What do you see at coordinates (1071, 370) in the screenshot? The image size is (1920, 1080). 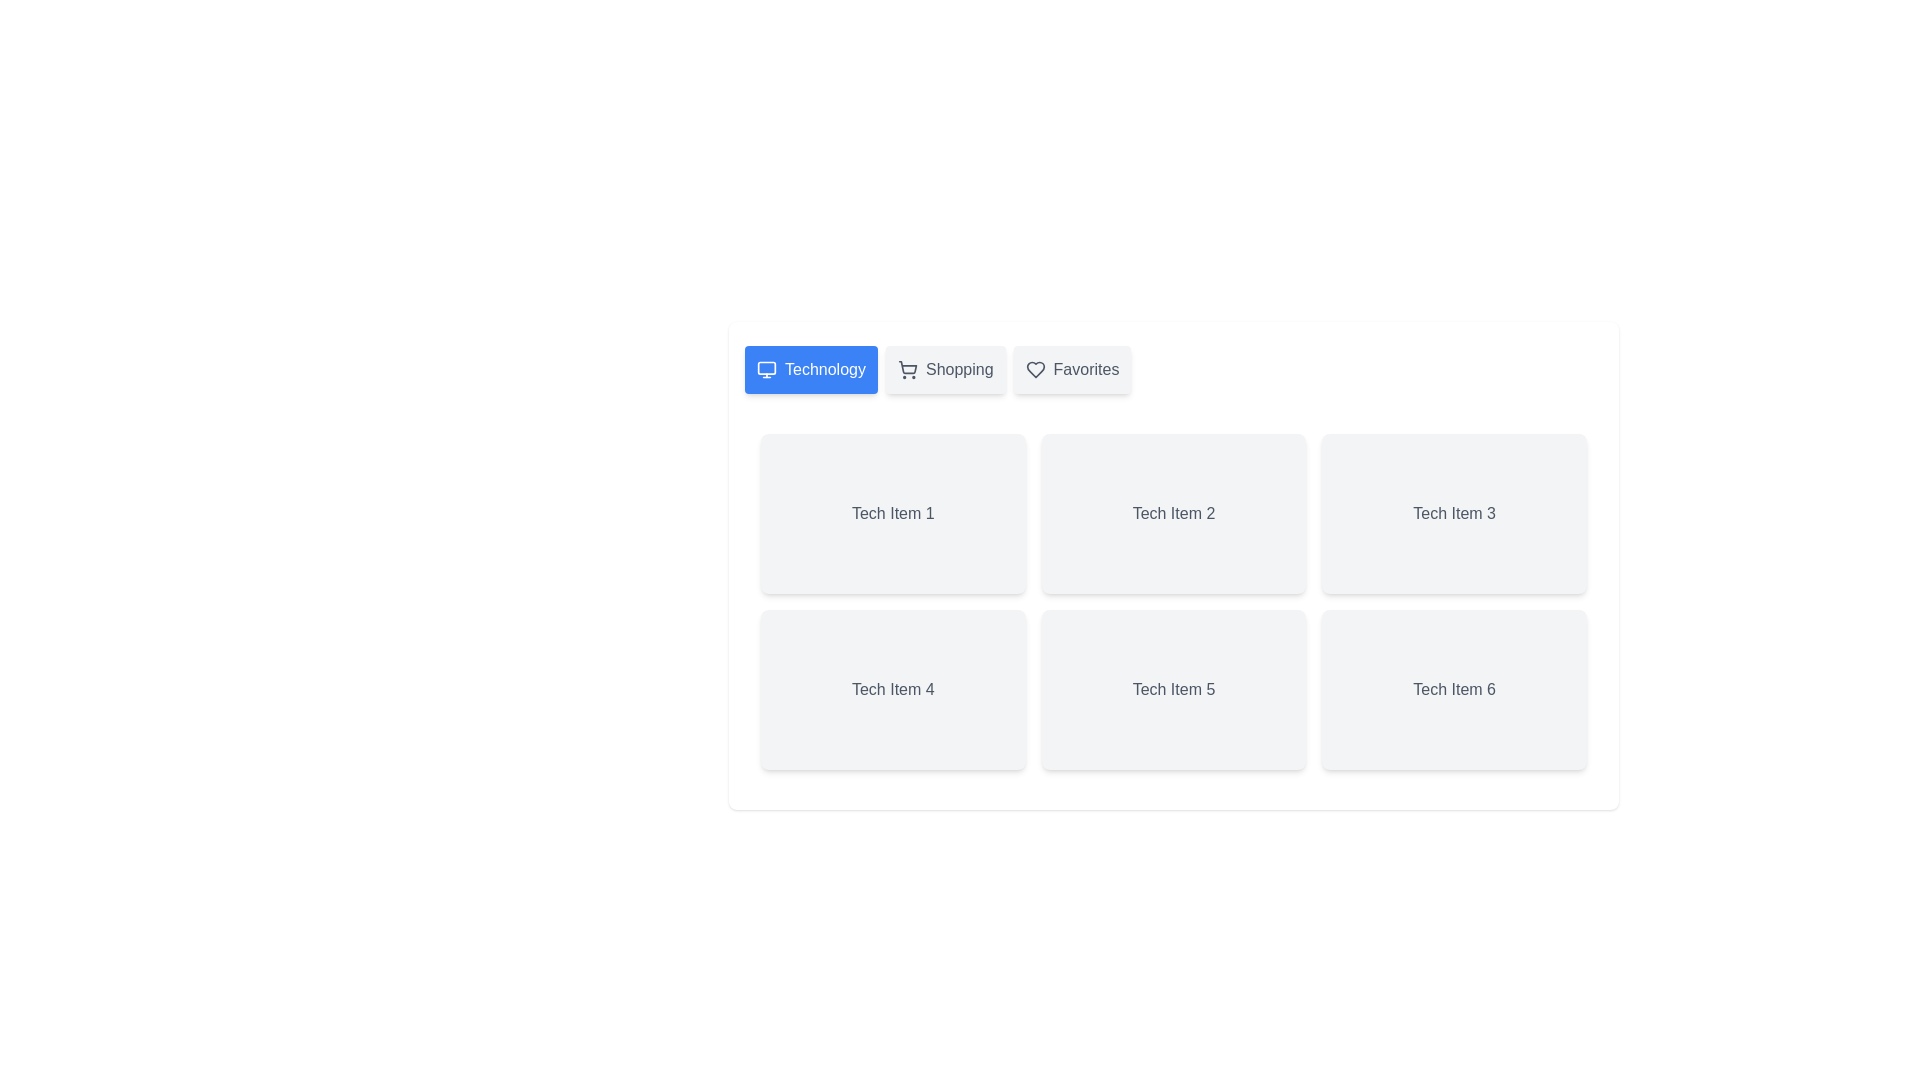 I see `the tab labeled 'Favorites' to potentially reveal additional information` at bounding box center [1071, 370].